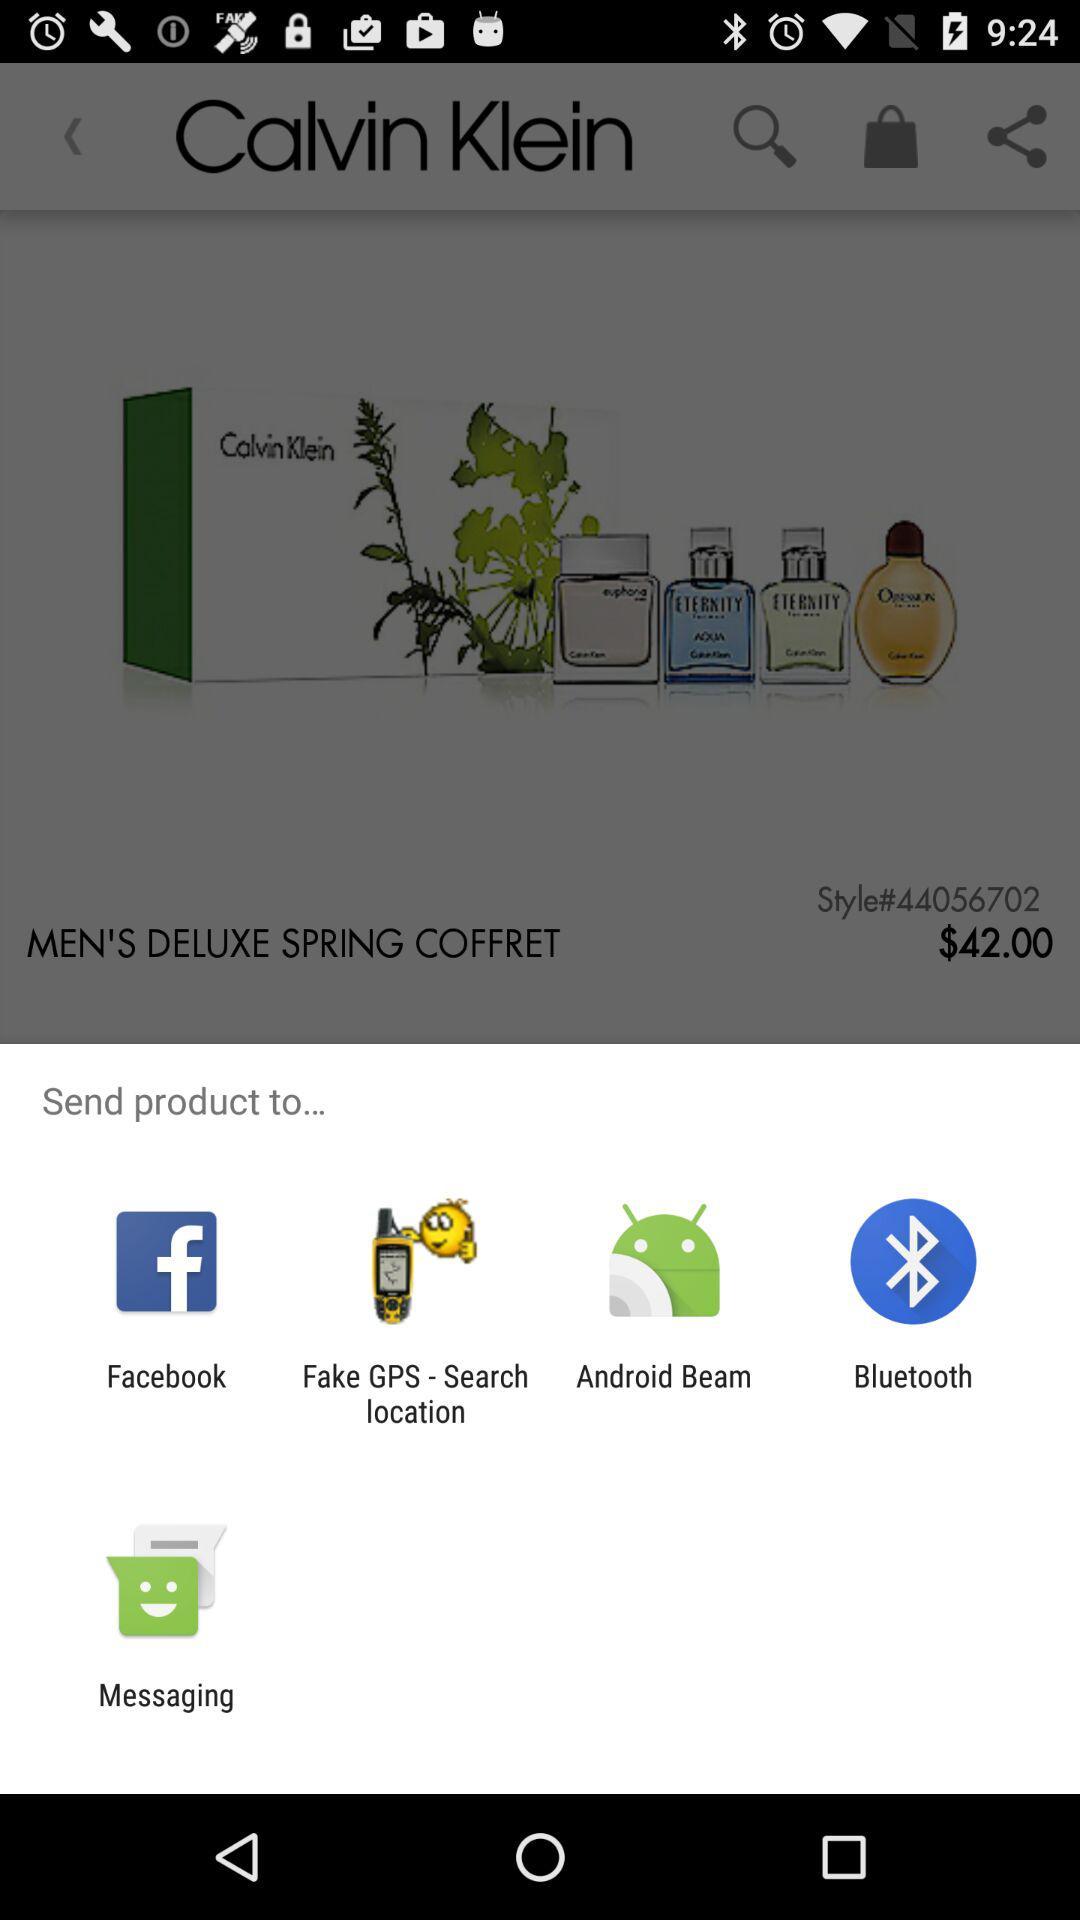  Describe the element at coordinates (664, 1392) in the screenshot. I see `android beam icon` at that location.